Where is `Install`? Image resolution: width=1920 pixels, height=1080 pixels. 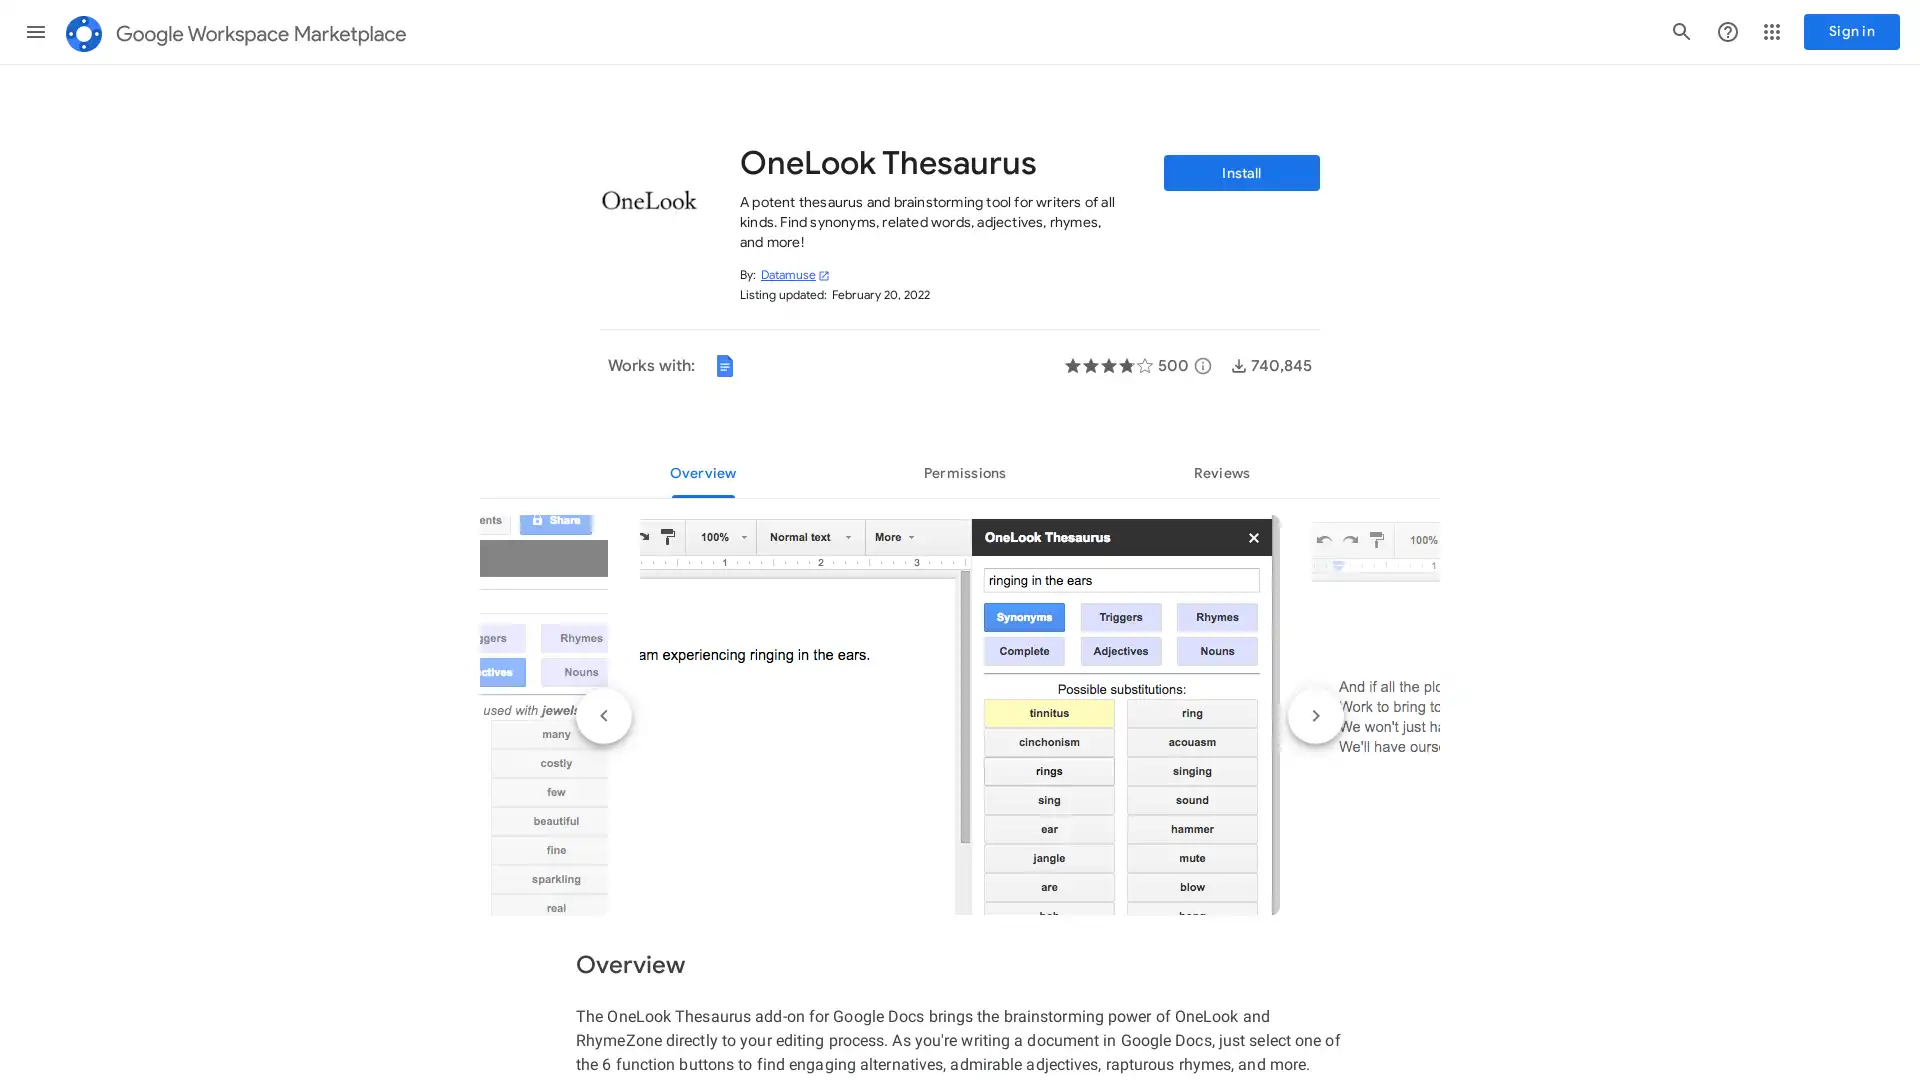
Install is located at coordinates (1381, 172).